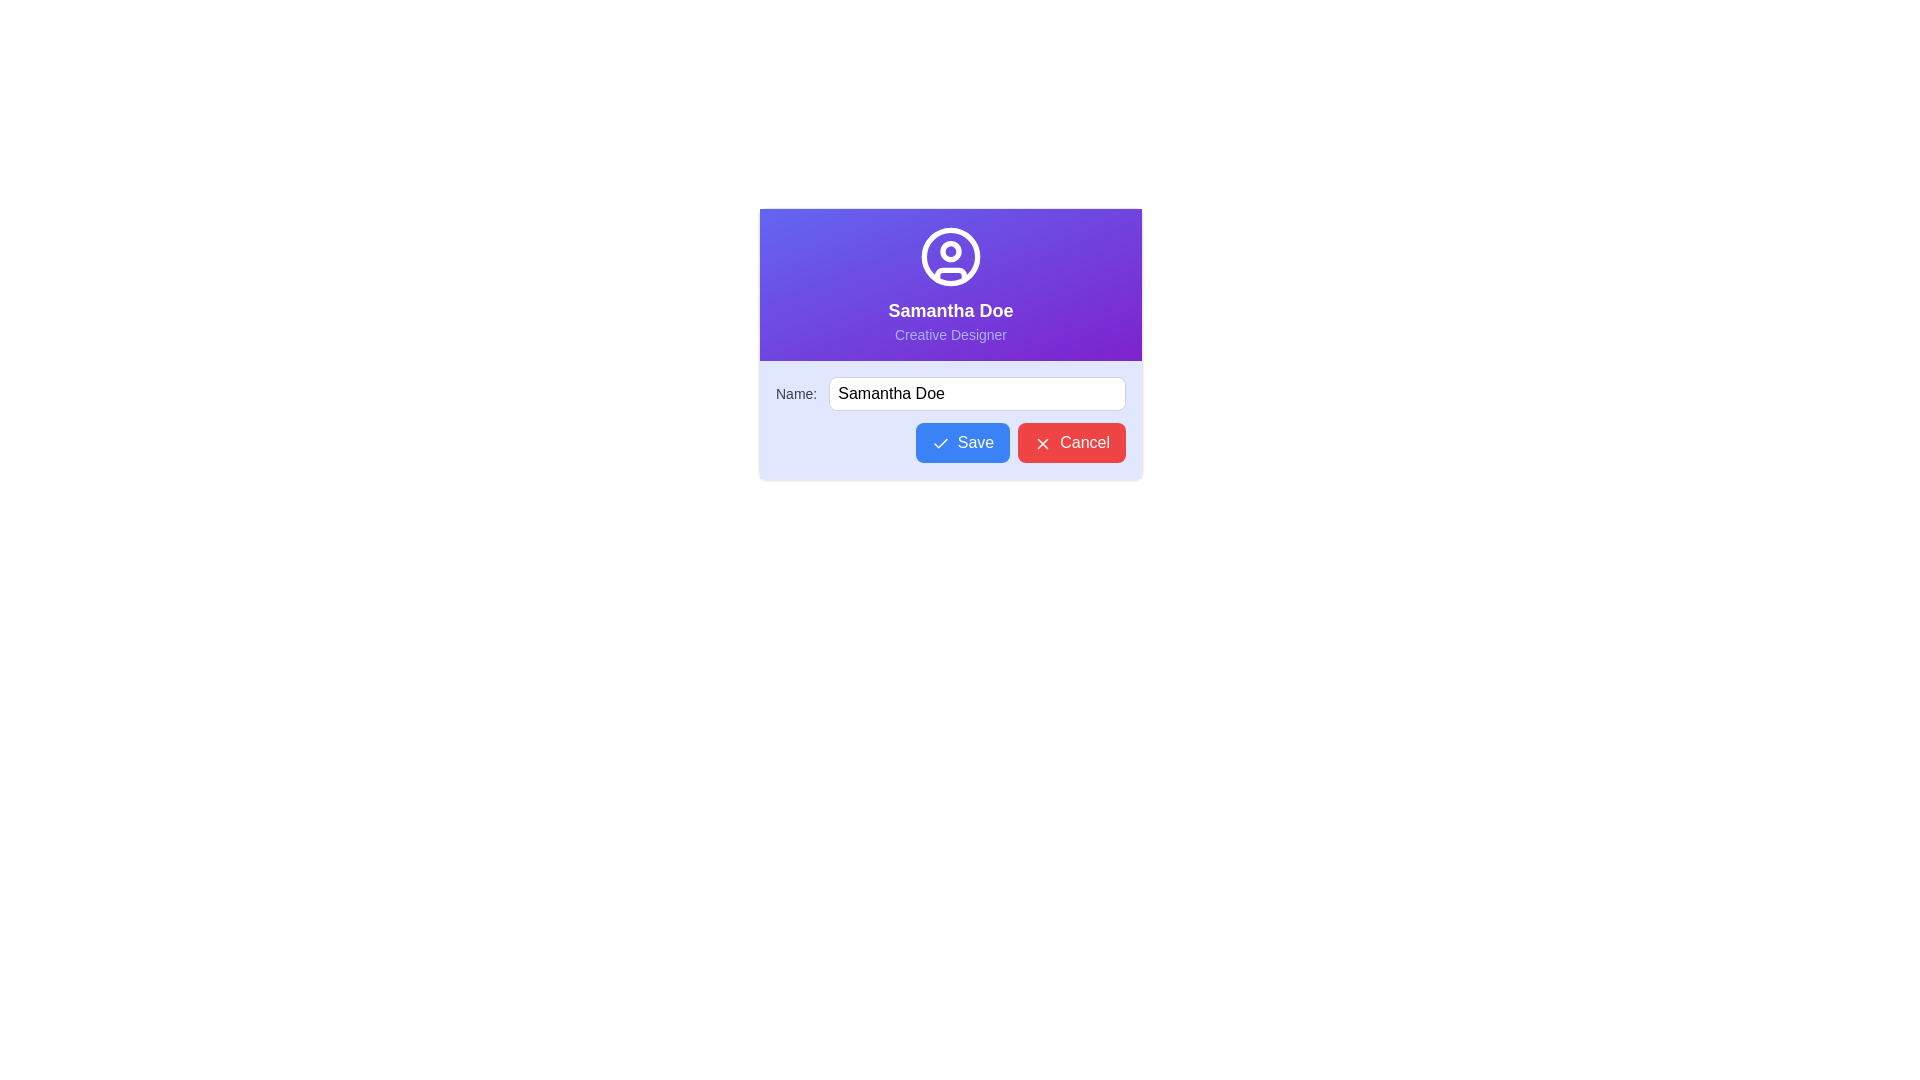 The width and height of the screenshot is (1920, 1080). Describe the element at coordinates (949, 442) in the screenshot. I see `the blue 'Save' button with a checkmark icon located in the Button Group beneath the 'Name' input field` at that location.